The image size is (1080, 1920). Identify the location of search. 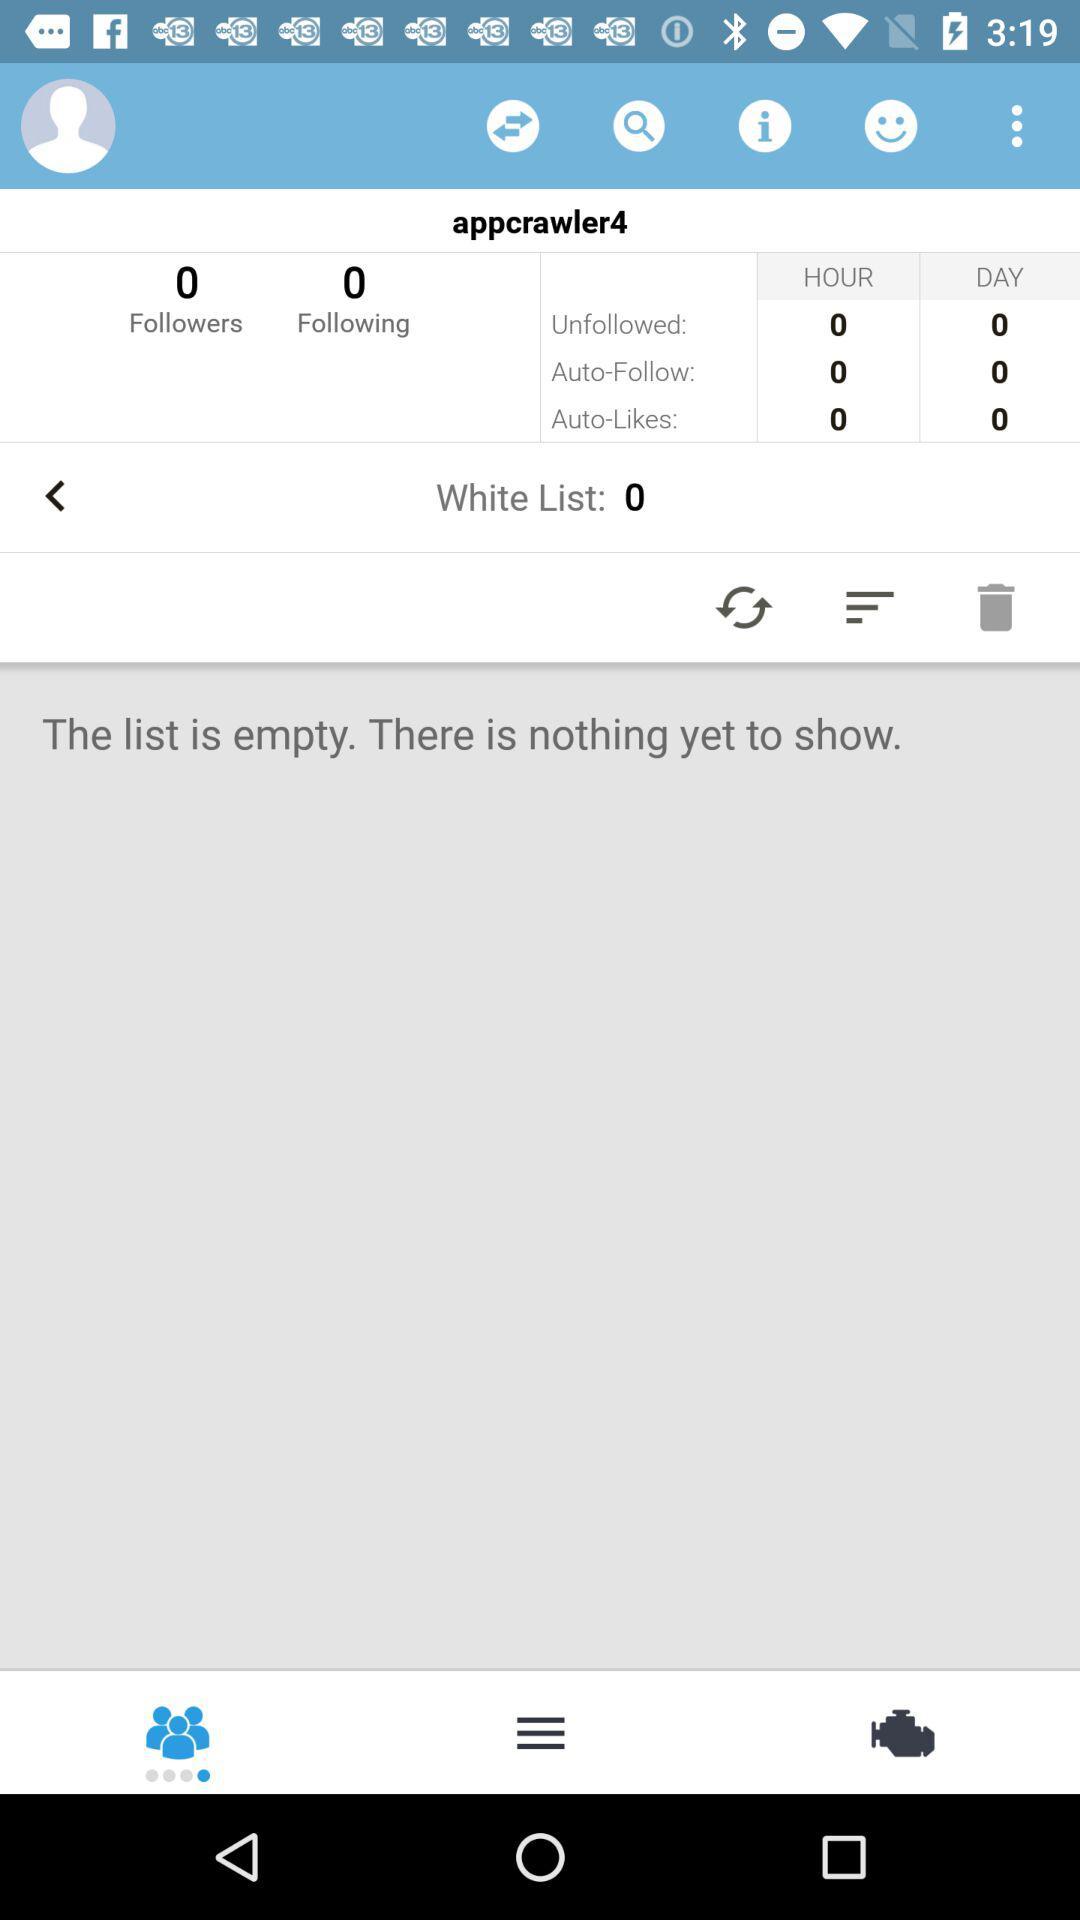
(639, 124).